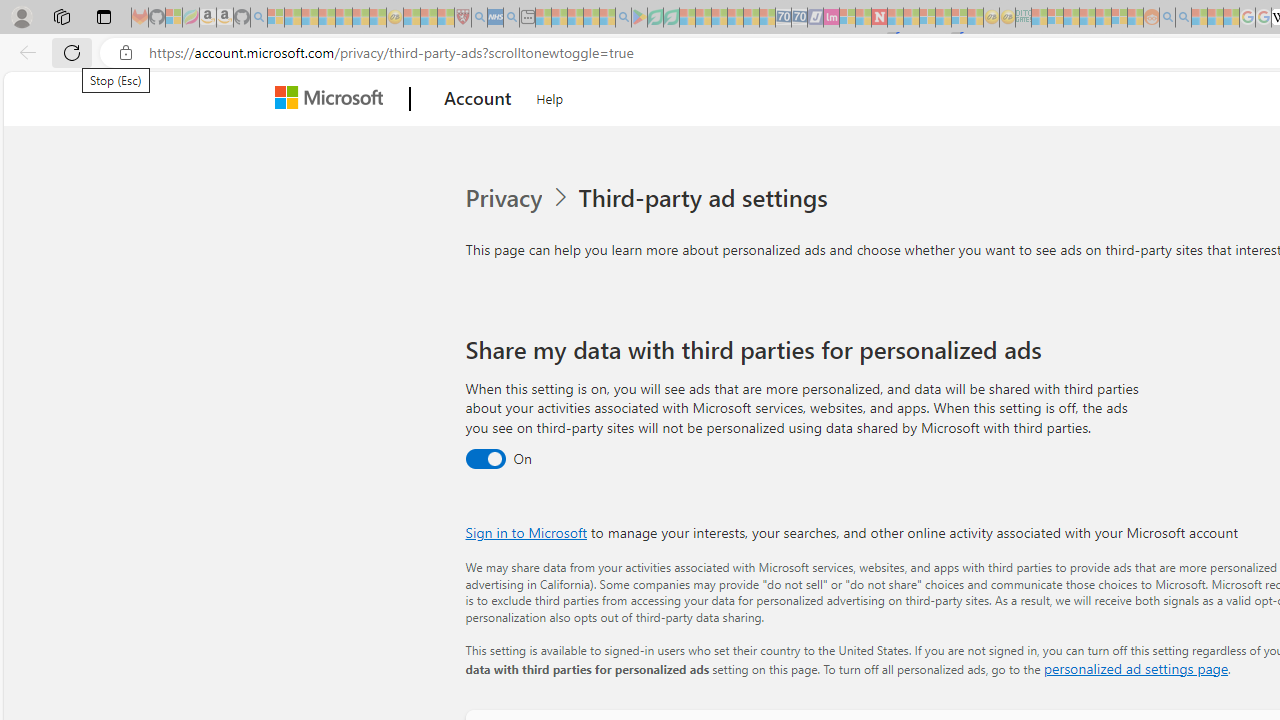 The width and height of the screenshot is (1280, 720). Describe the element at coordinates (622, 17) in the screenshot. I see `'google - Search - Sleeping'` at that location.